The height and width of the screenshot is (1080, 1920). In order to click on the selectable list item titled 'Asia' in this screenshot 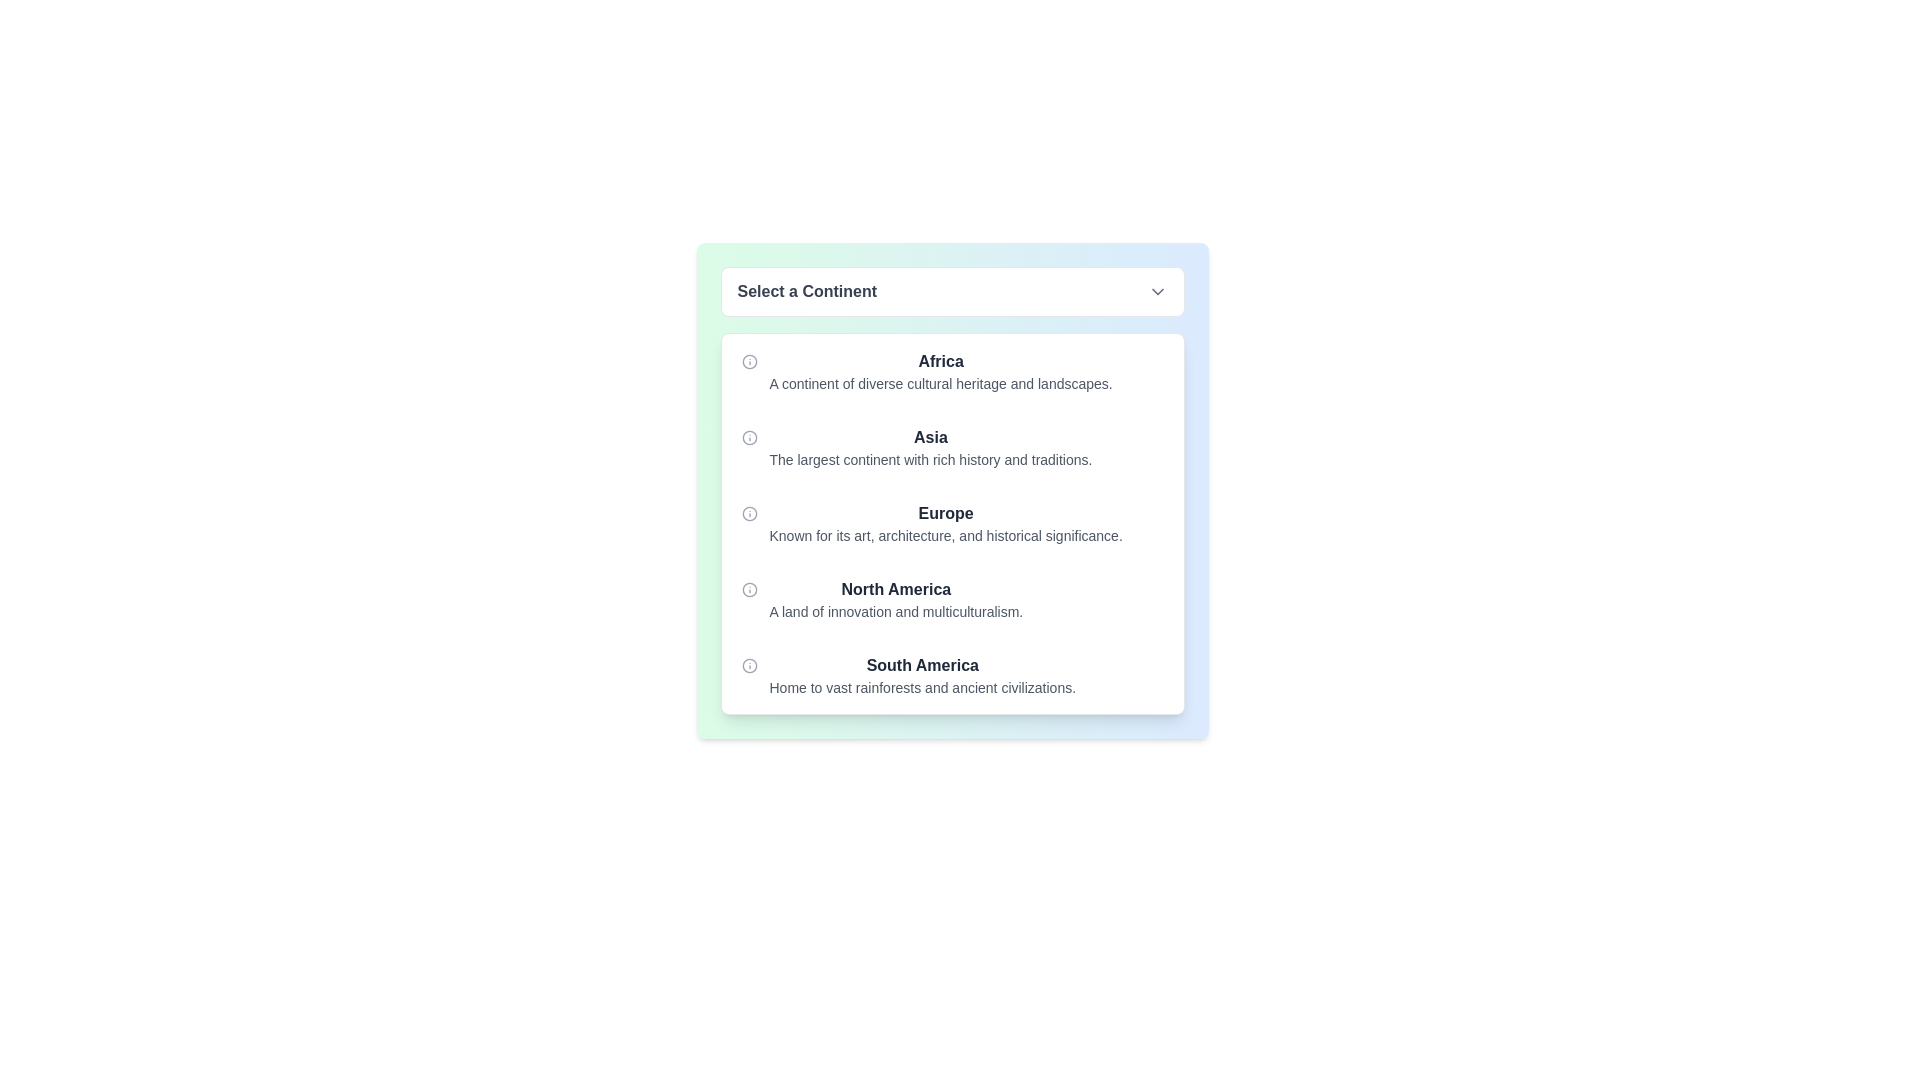, I will do `click(951, 446)`.